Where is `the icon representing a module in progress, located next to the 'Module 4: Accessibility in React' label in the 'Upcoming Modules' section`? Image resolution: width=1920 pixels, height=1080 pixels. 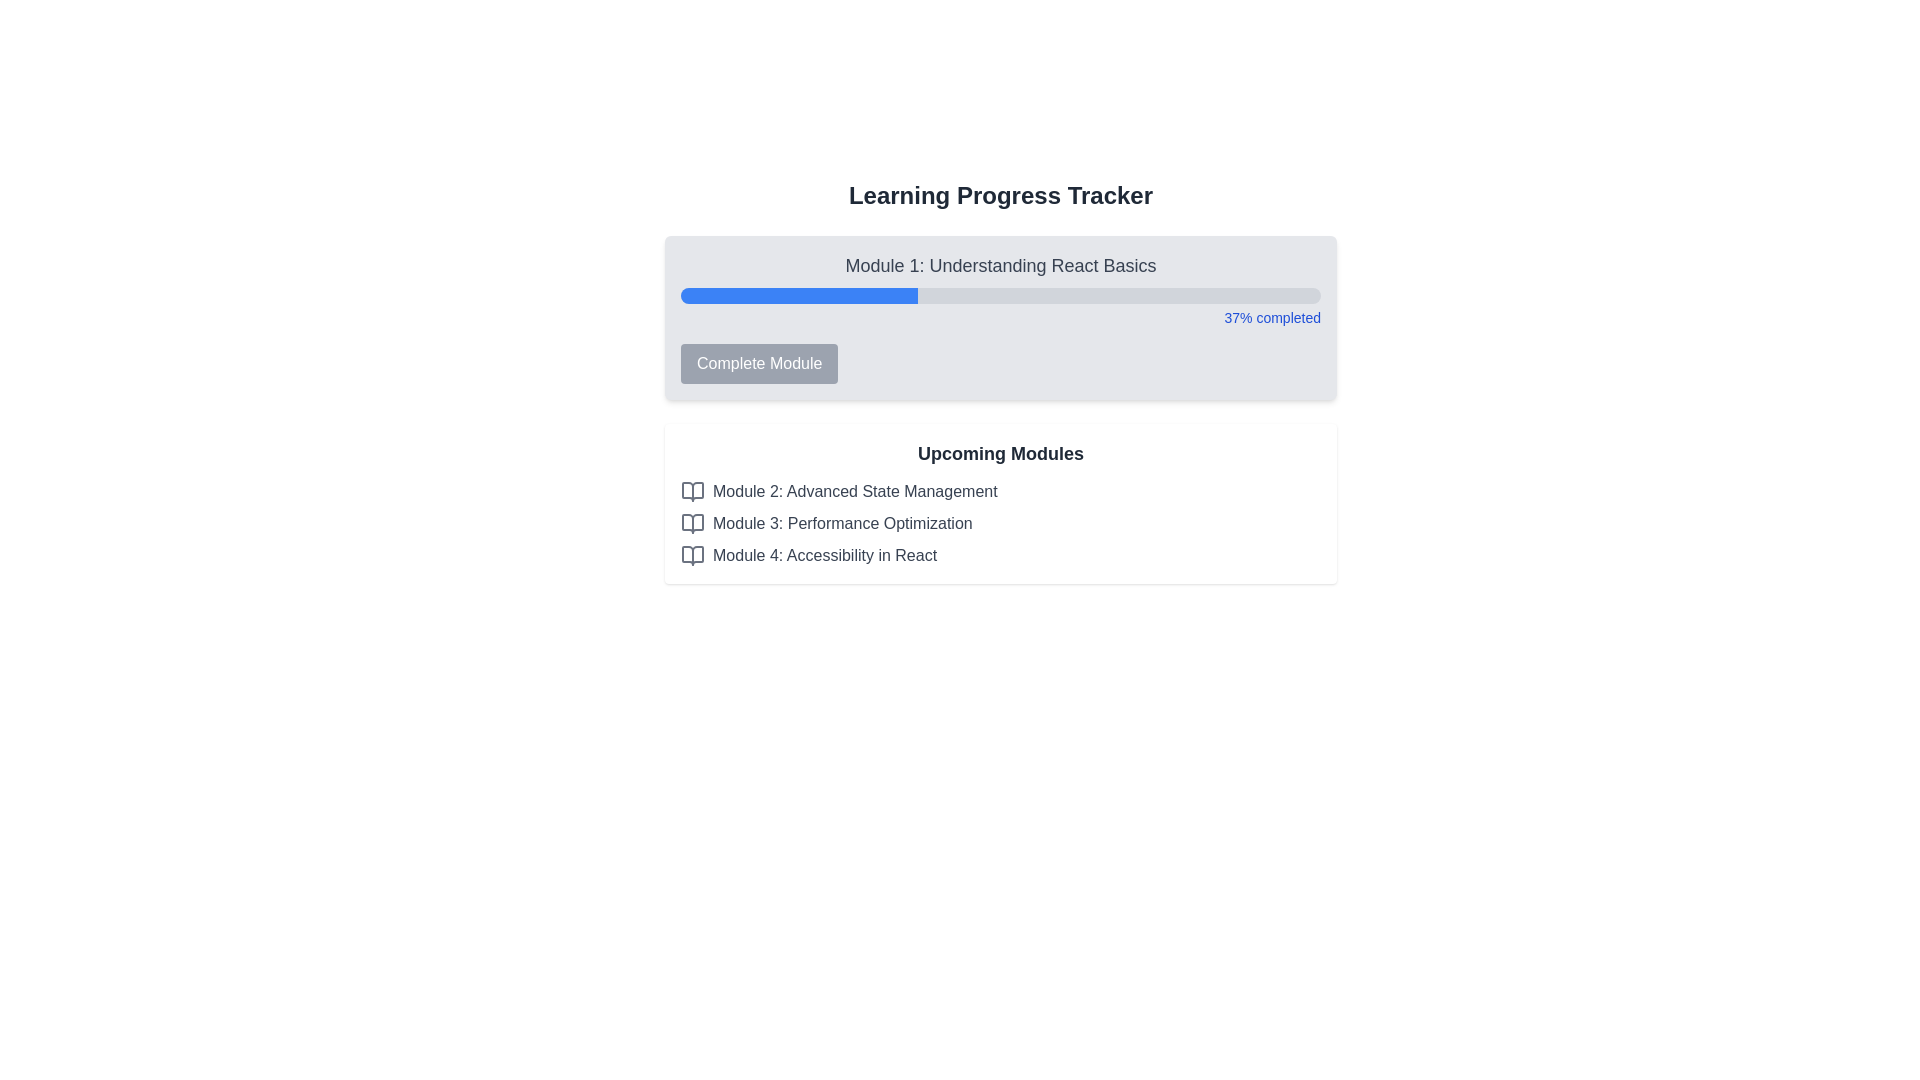
the icon representing a module in progress, located next to the 'Module 4: Accessibility in React' label in the 'Upcoming Modules' section is located at coordinates (692, 555).